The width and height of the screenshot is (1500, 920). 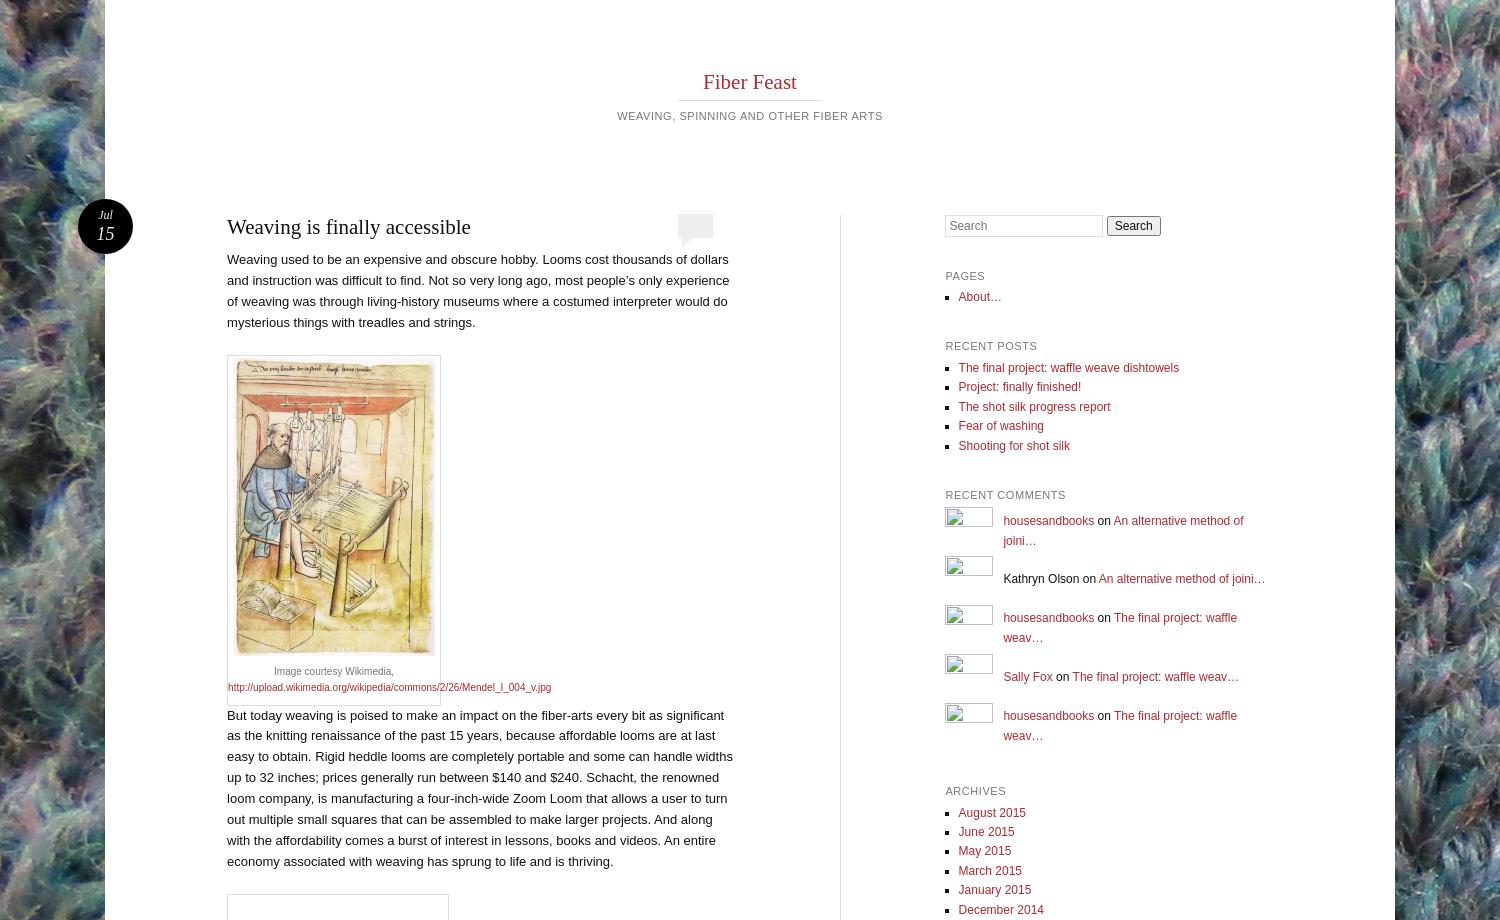 I want to click on 'June 2015', so click(x=984, y=830).